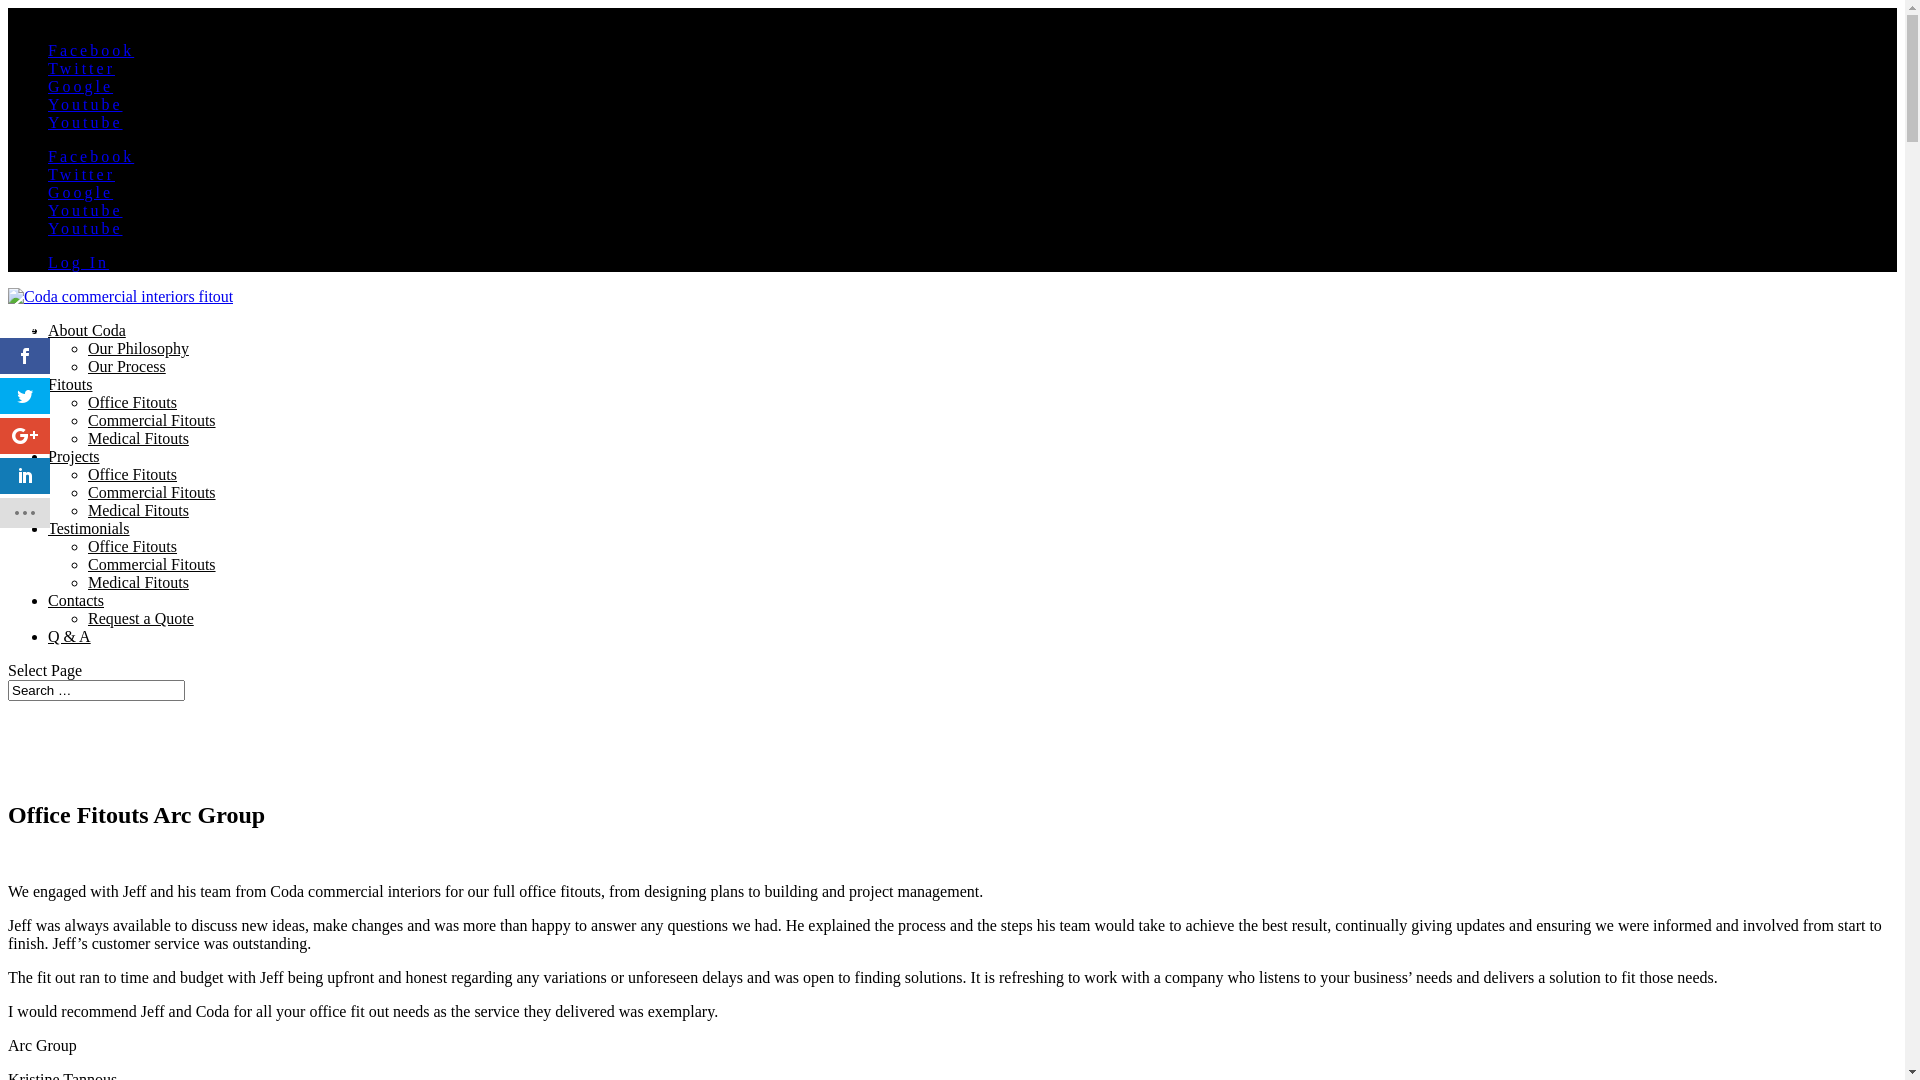 The height and width of the screenshot is (1080, 1920). I want to click on 'Our Philosophy', so click(137, 347).